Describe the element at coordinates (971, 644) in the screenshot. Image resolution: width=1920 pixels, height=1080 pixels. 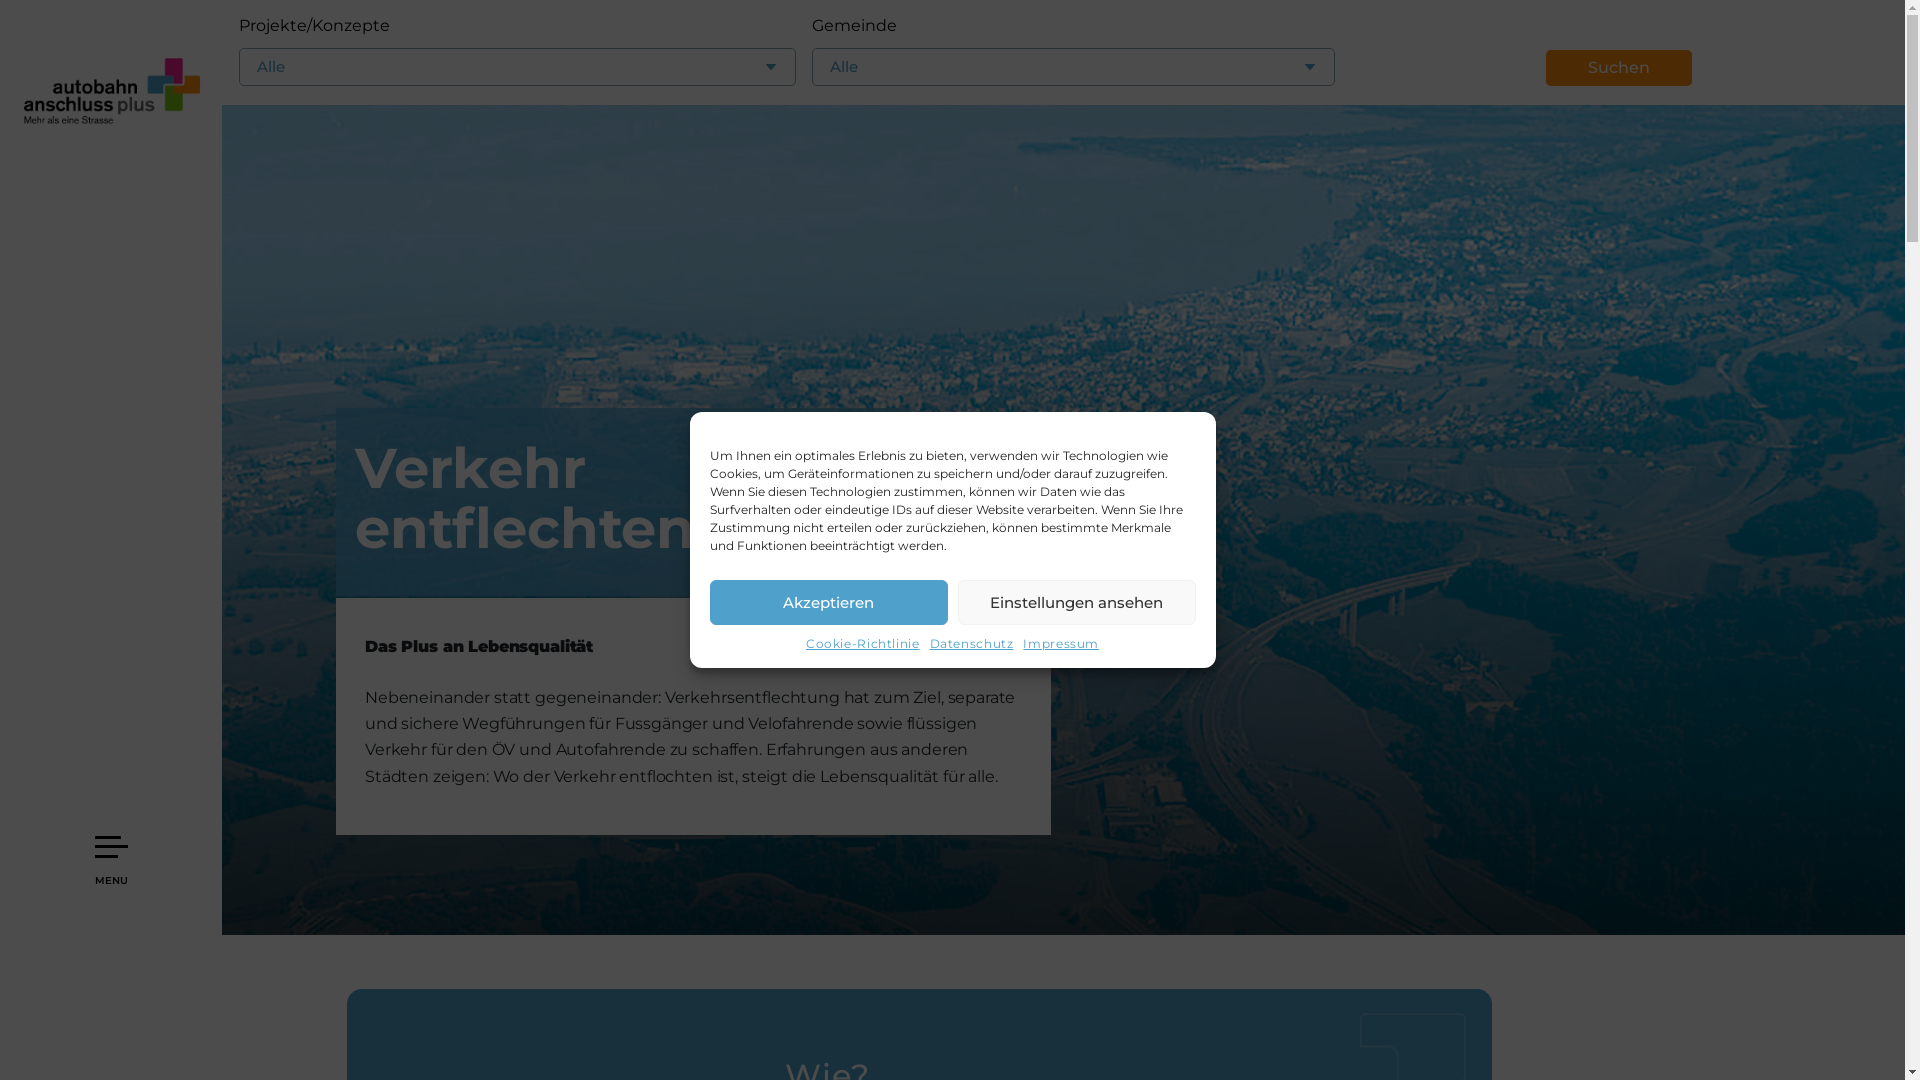
I see `'Datenschutz'` at that location.